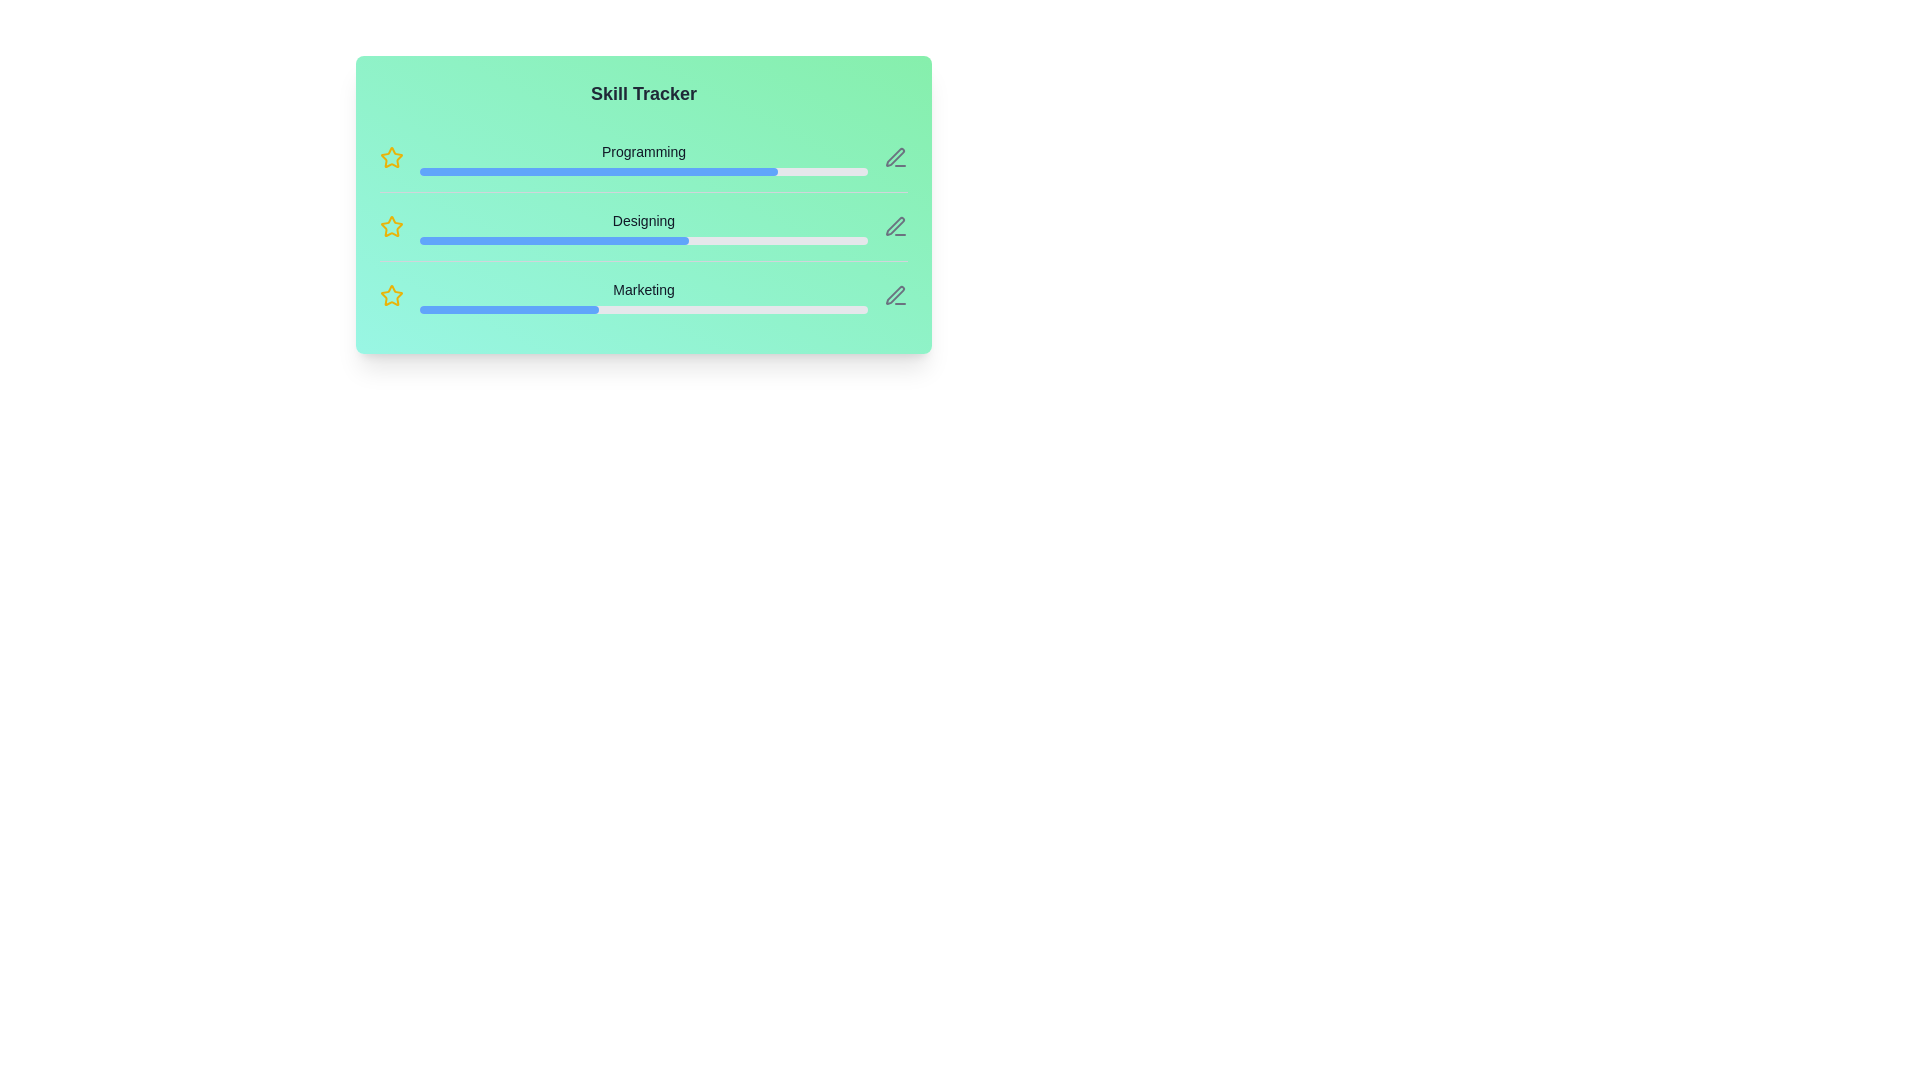 The image size is (1920, 1080). What do you see at coordinates (643, 150) in the screenshot?
I see `the skill name Programming to view additional details` at bounding box center [643, 150].